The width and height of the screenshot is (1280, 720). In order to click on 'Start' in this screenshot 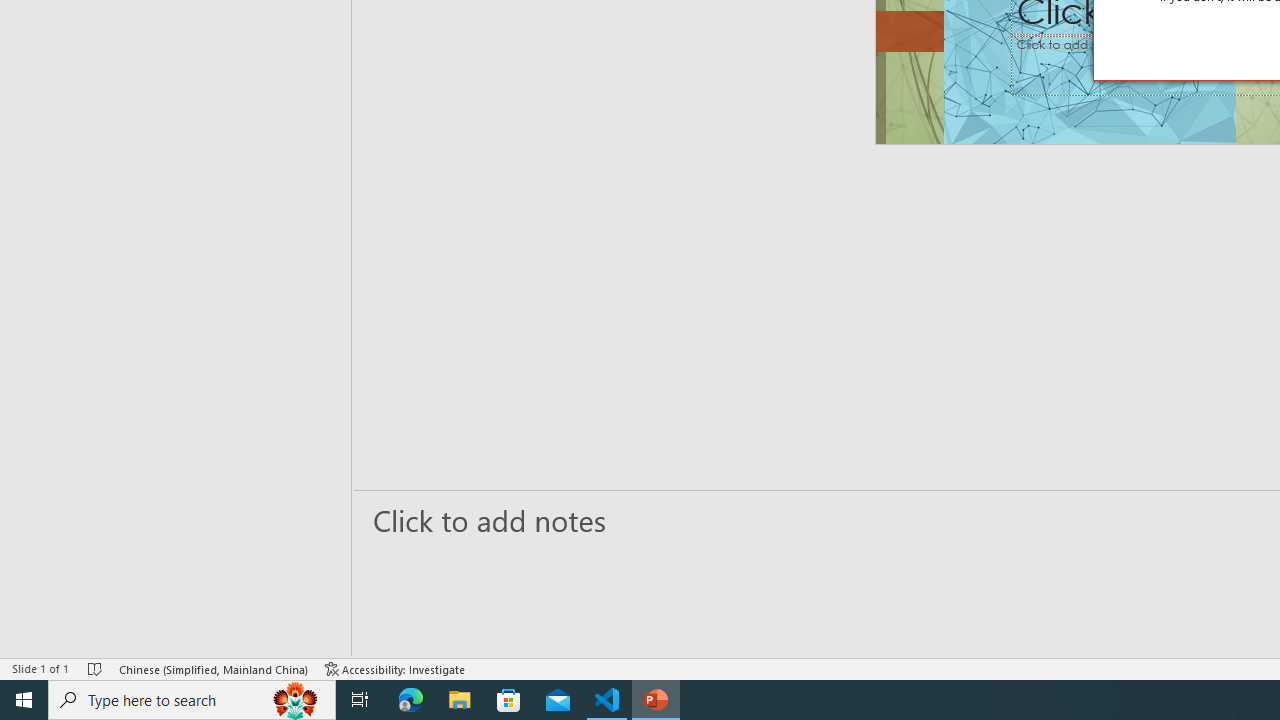, I will do `click(24, 698)`.